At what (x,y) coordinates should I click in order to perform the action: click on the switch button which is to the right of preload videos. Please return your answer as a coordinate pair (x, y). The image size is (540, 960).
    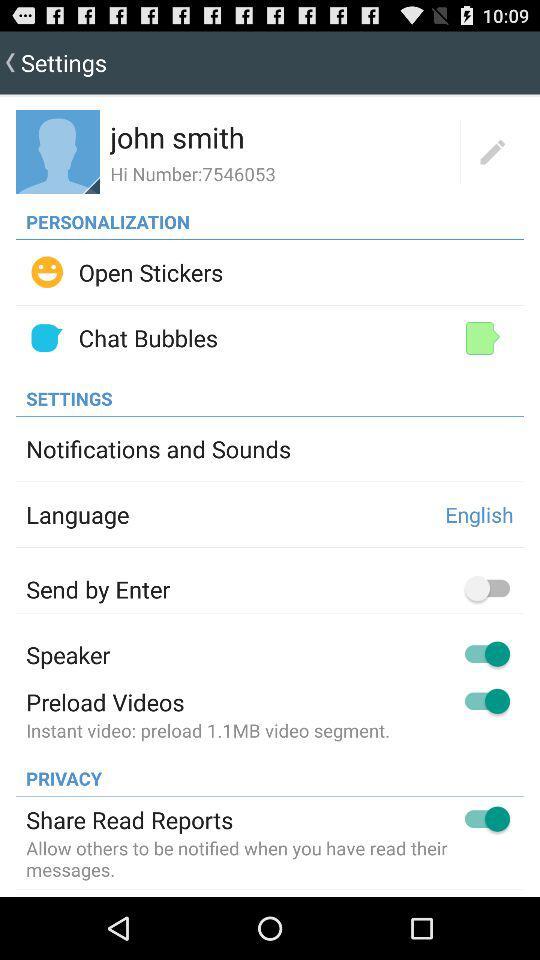
    Looking at the image, I should click on (486, 701).